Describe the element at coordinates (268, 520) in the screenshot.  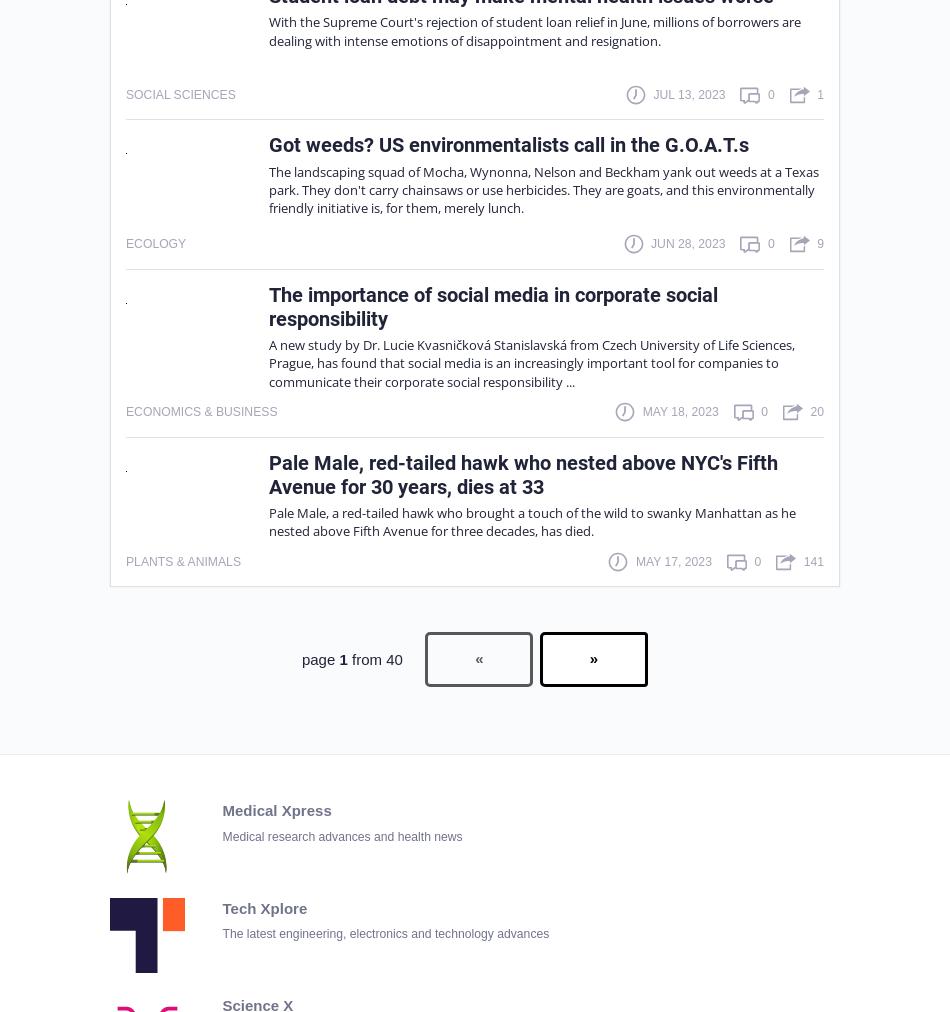
I see `'Pale Male, a red-tailed hawk who brought a touch of the wild to swanky Manhattan as he nested above Fifth Avenue for three decades, has died.'` at that location.